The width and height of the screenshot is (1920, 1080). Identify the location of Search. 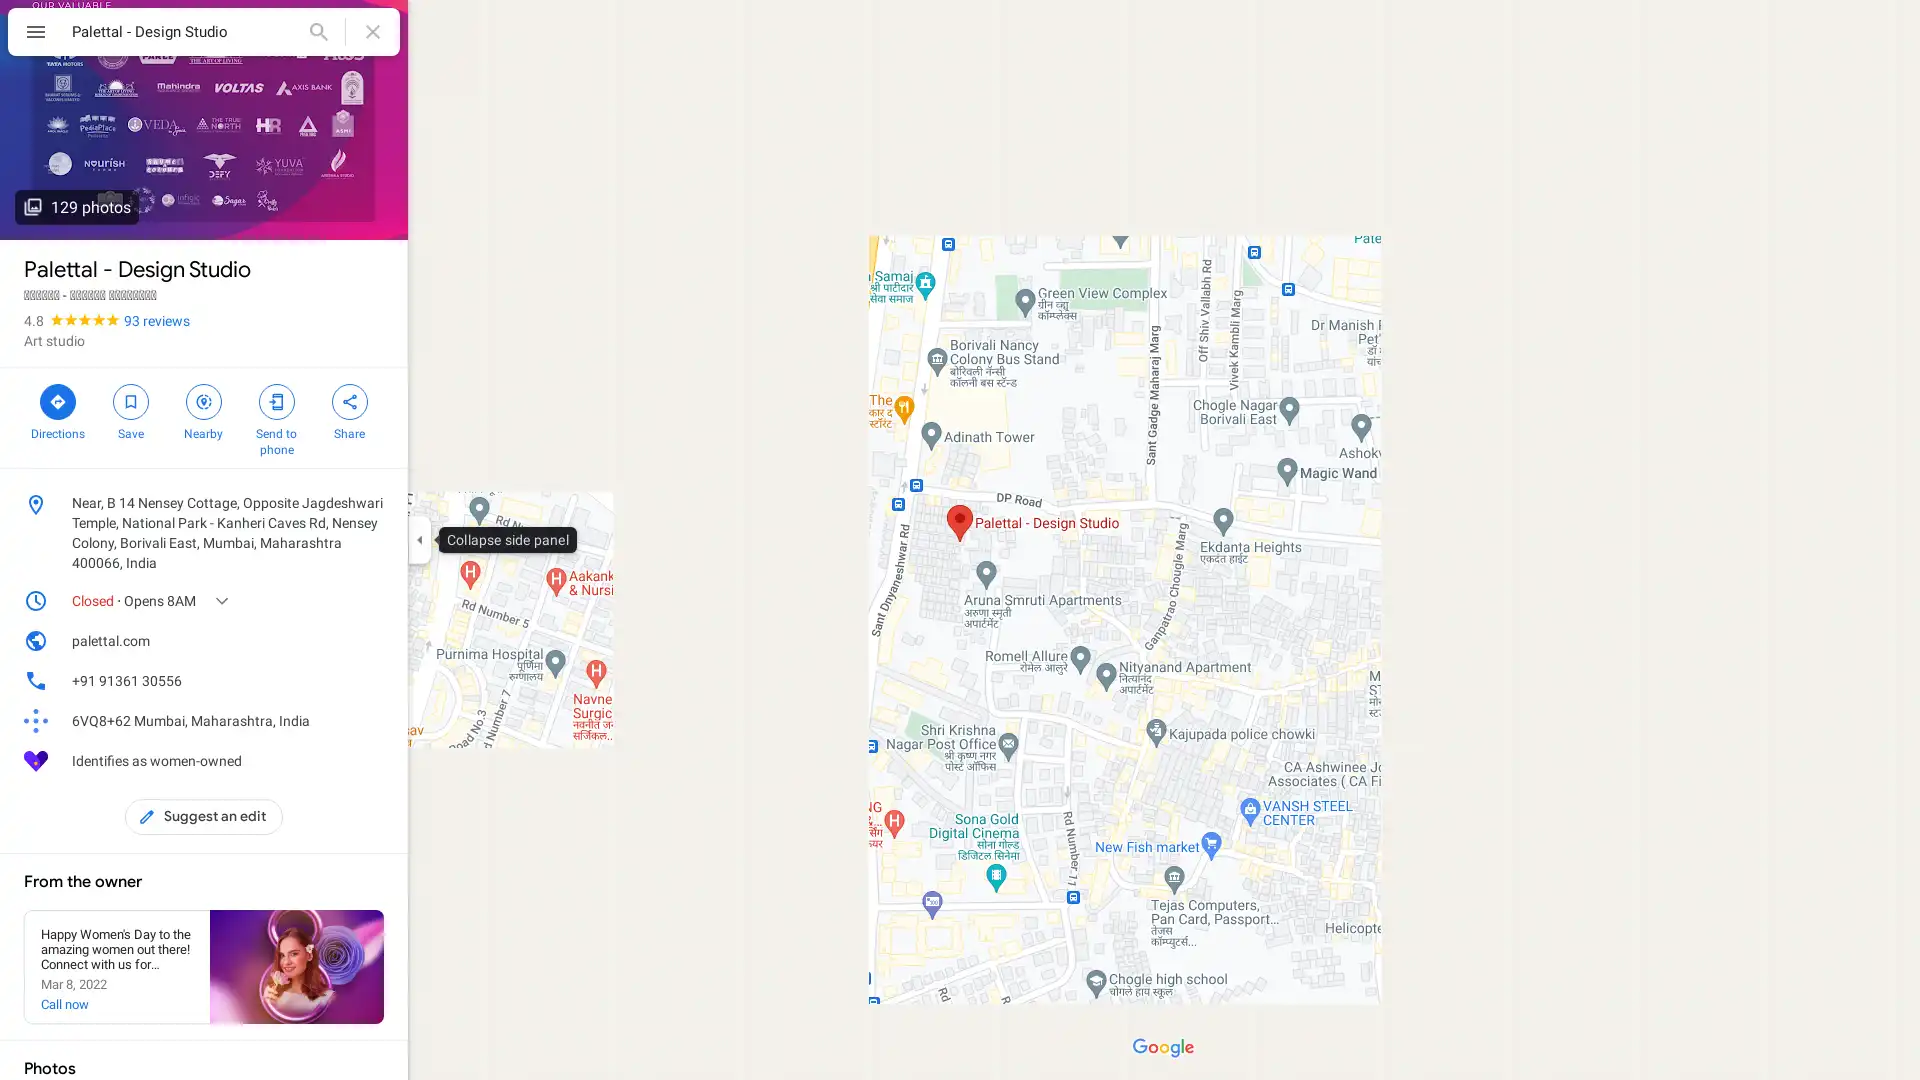
(317, 31).